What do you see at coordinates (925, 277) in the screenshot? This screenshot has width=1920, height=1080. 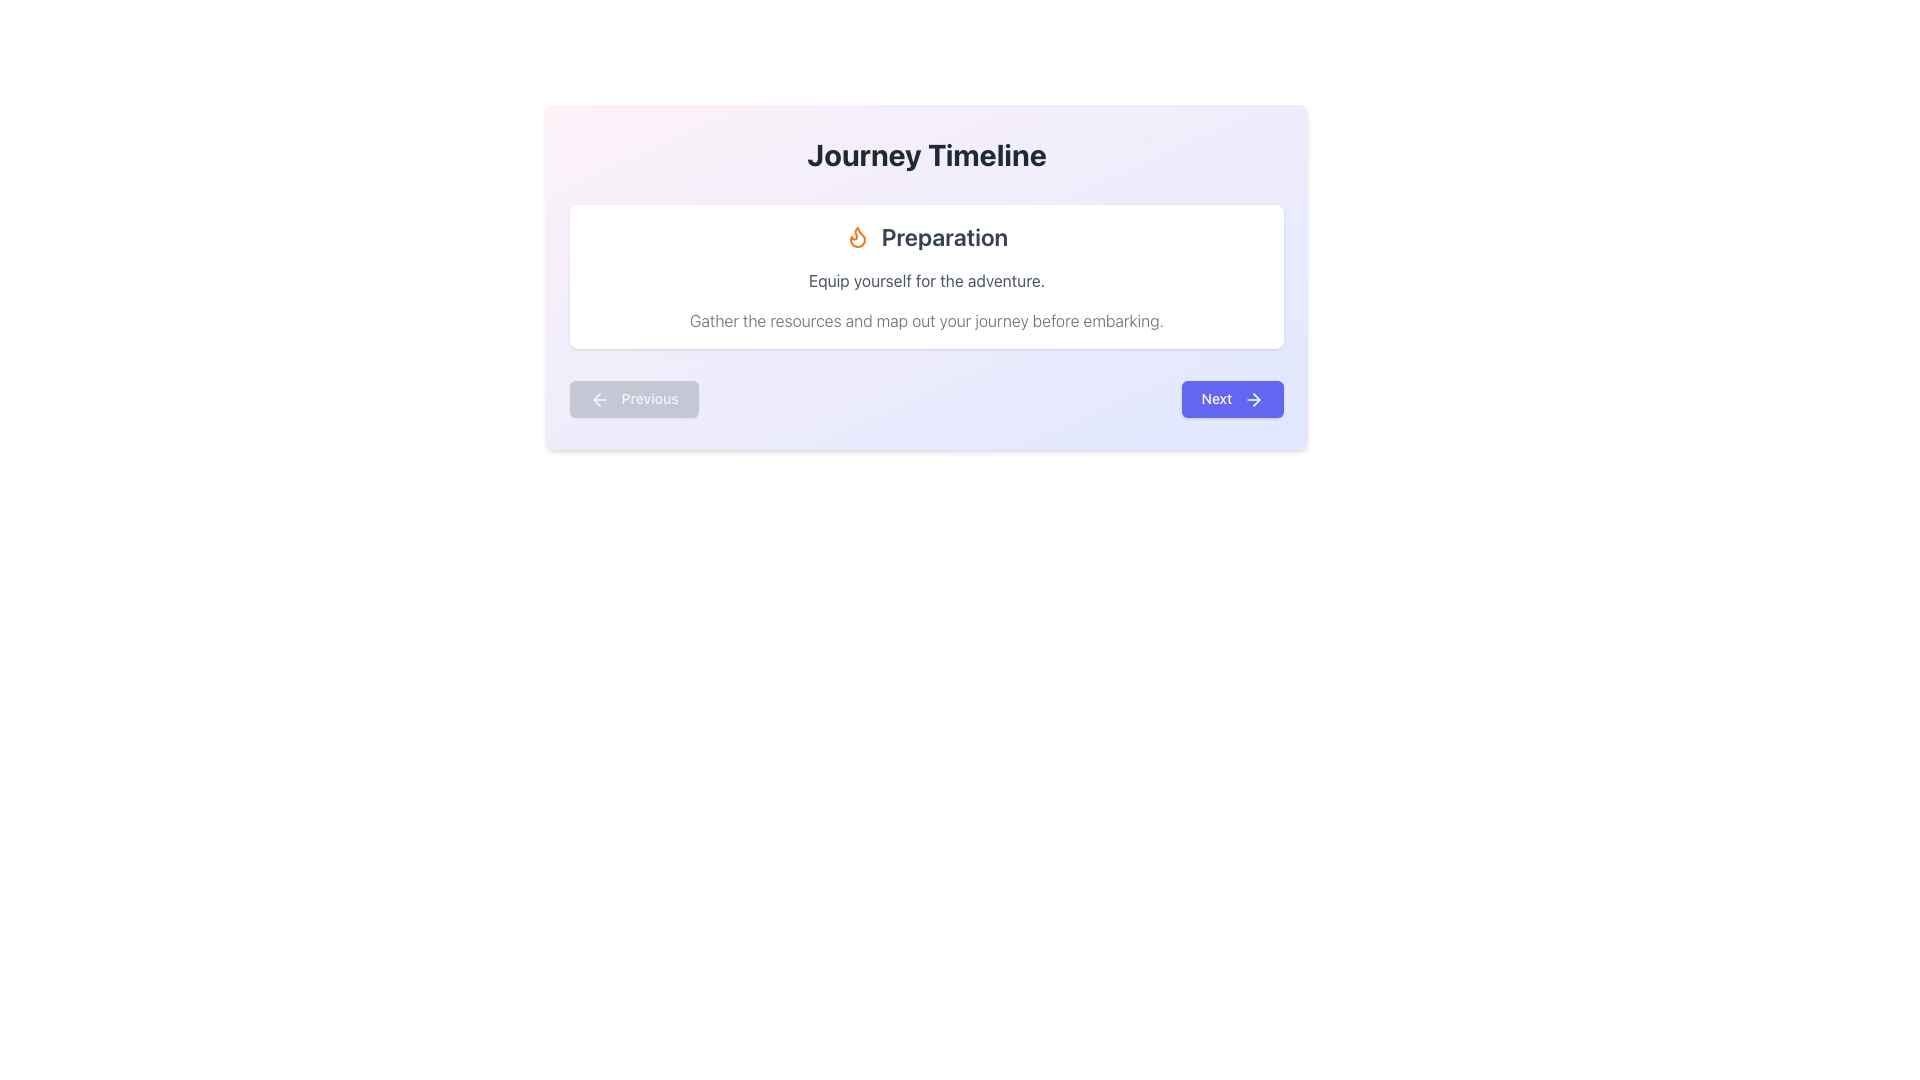 I see `the informational and navigational UI component that describes the 'Preparation' phase of the journey timeline, which is centrally positioned with a gradient background` at bounding box center [925, 277].